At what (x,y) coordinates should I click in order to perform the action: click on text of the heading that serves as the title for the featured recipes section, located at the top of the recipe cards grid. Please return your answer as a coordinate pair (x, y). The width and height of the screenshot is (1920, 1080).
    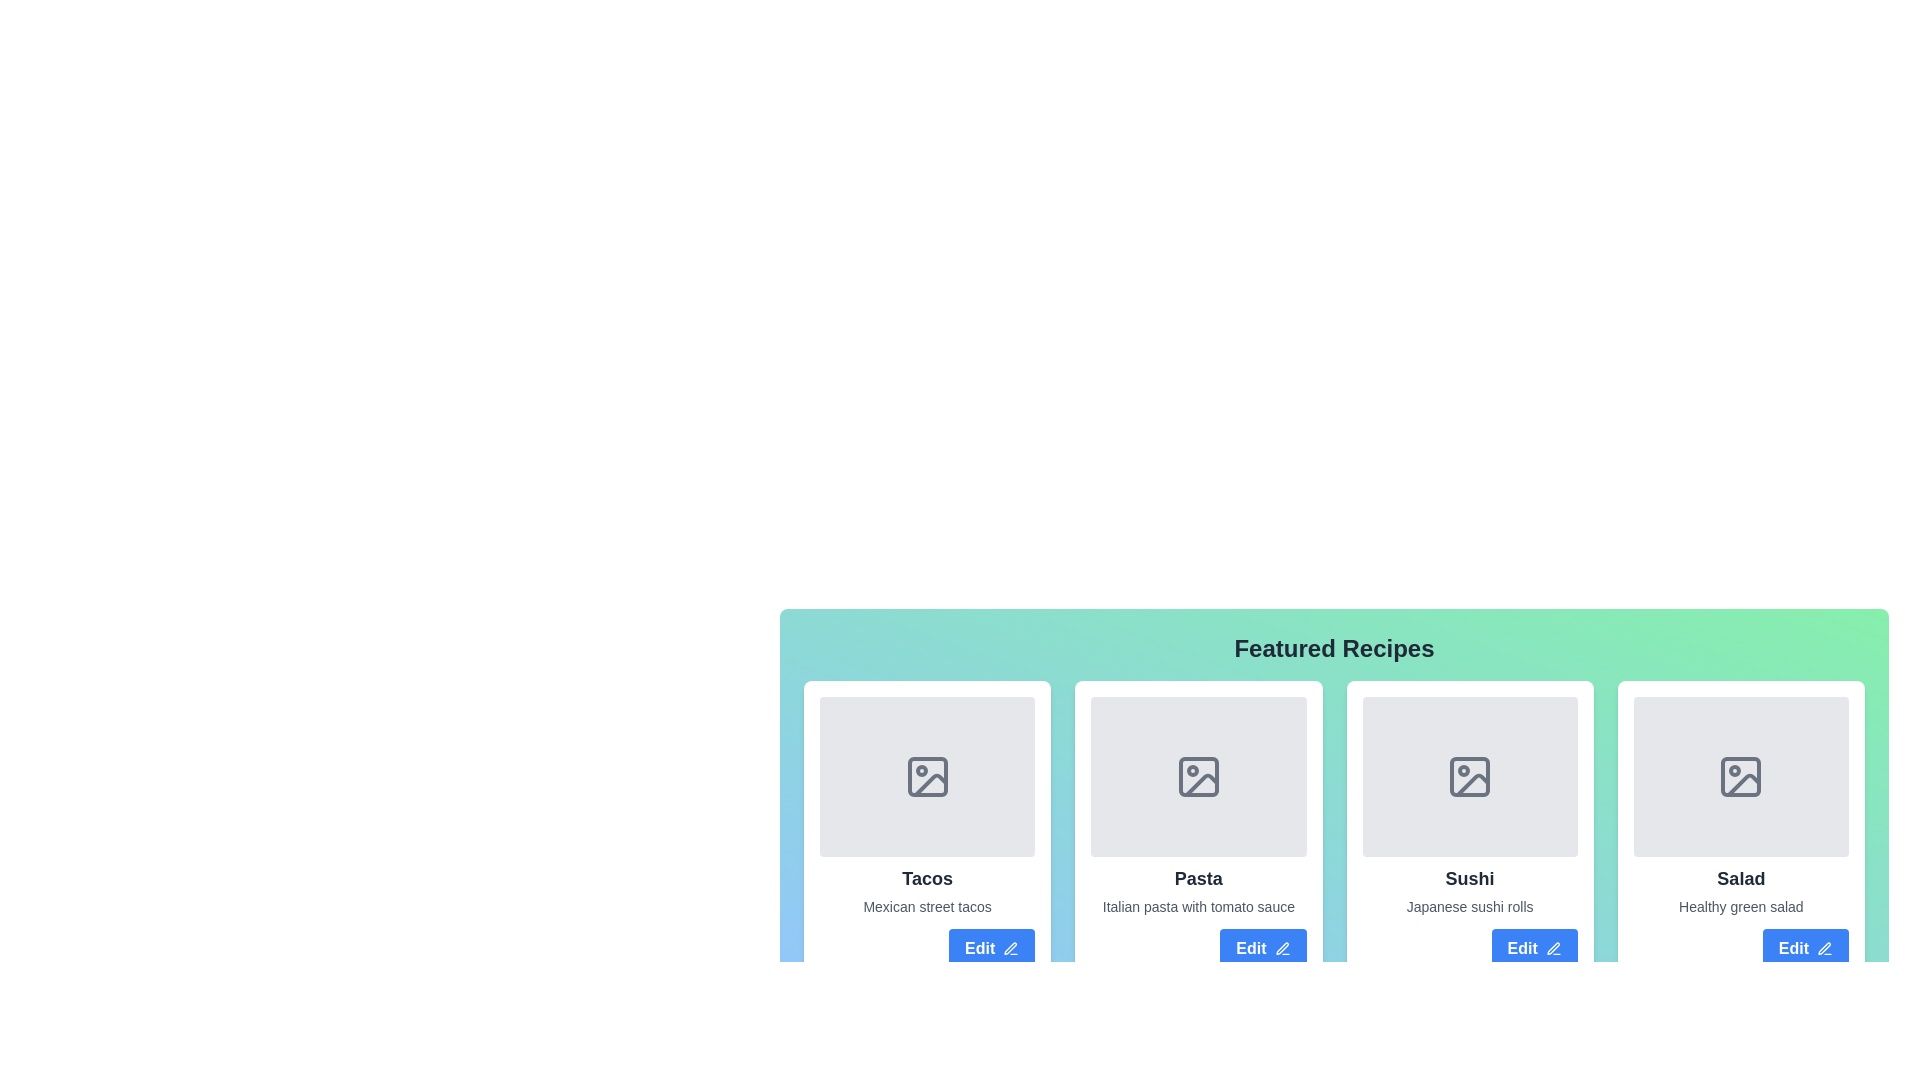
    Looking at the image, I should click on (1334, 648).